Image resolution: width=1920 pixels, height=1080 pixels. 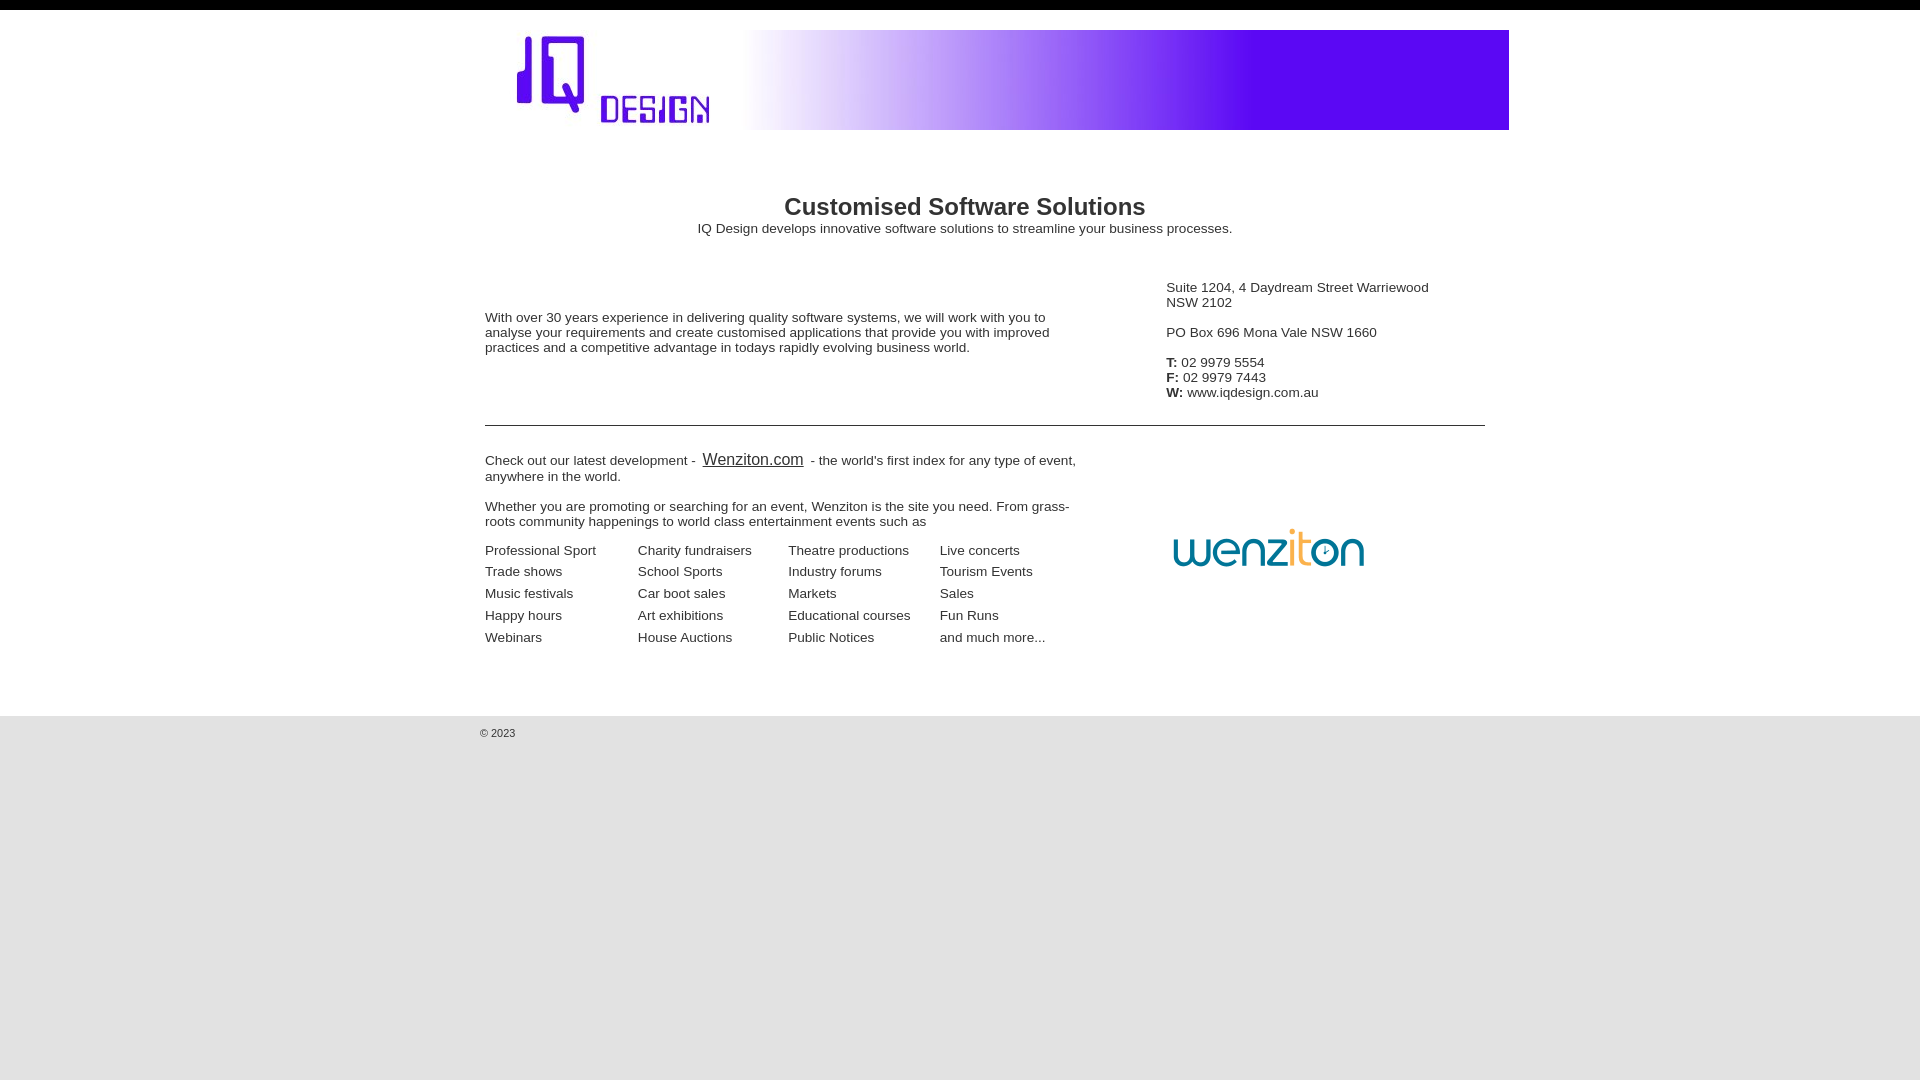 What do you see at coordinates (752, 459) in the screenshot?
I see `'Wenziton.com'` at bounding box center [752, 459].